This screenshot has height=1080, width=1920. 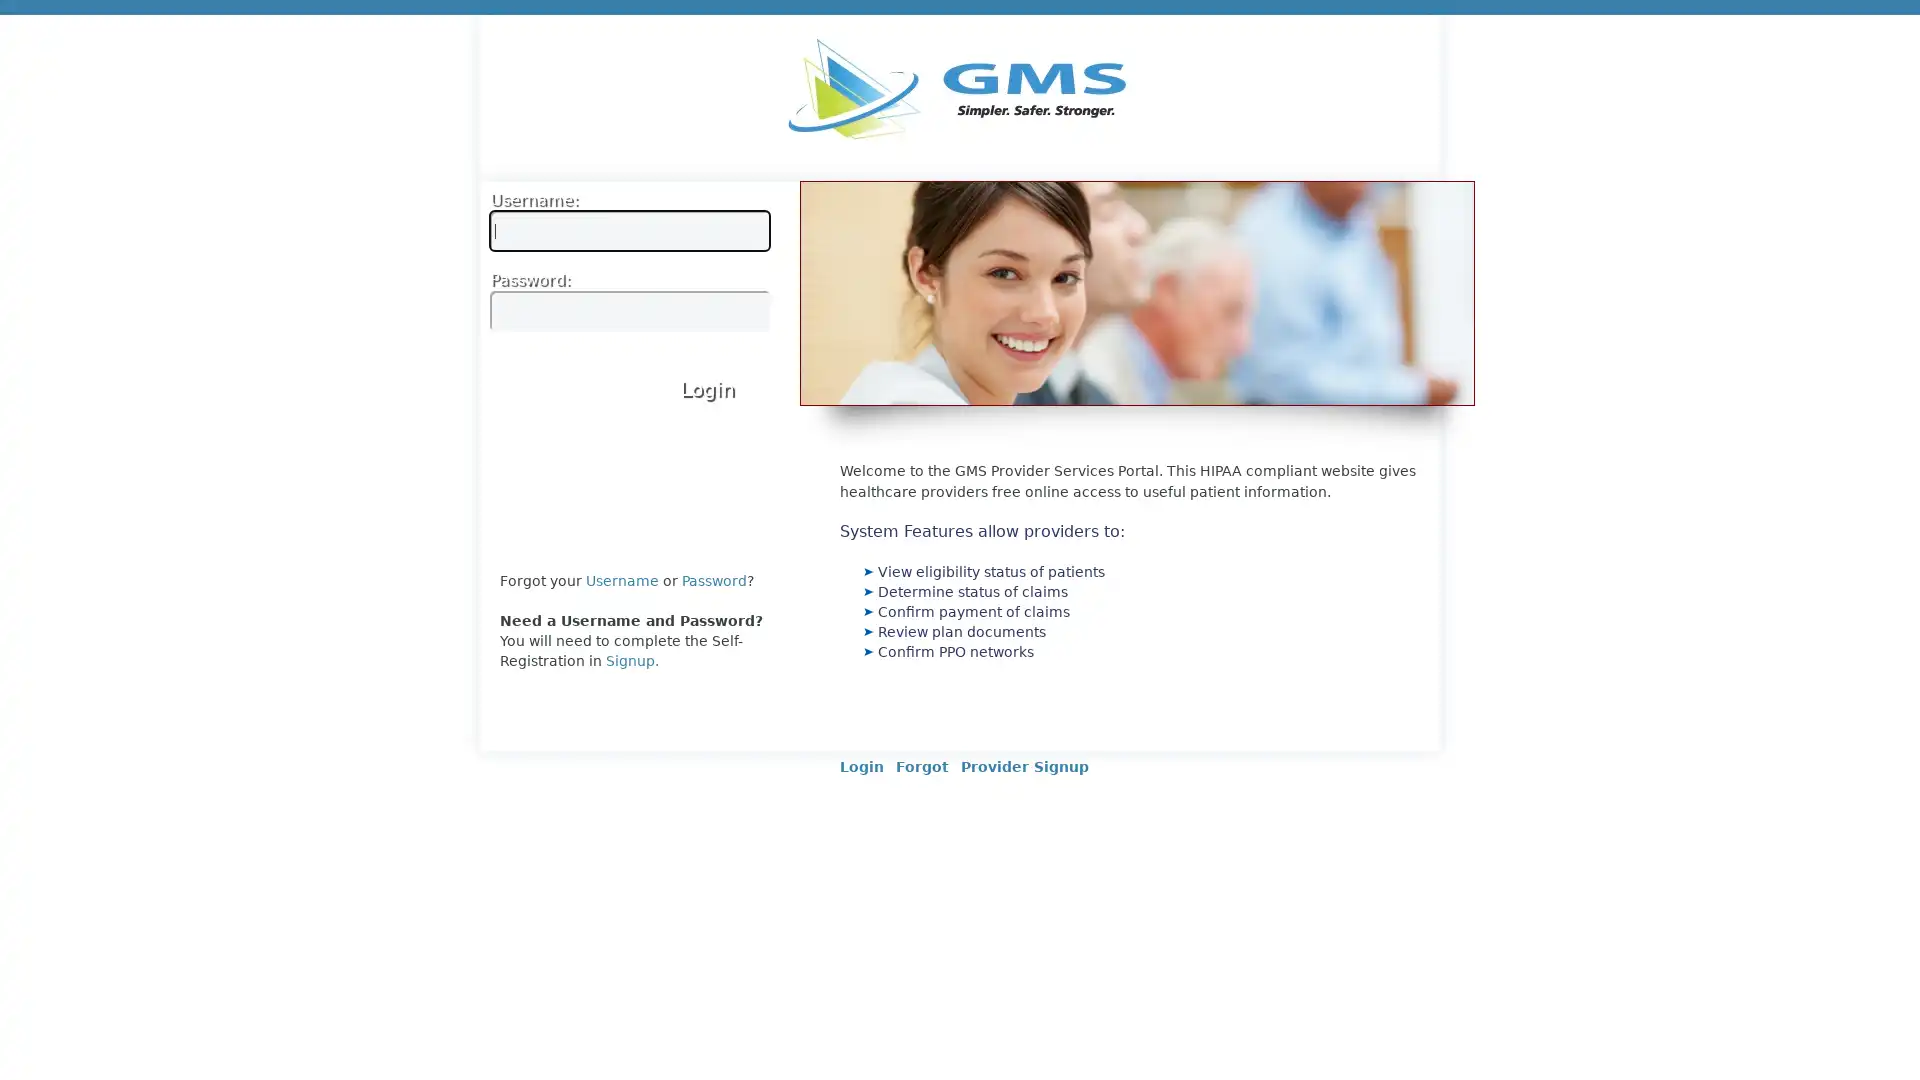 What do you see at coordinates (707, 388) in the screenshot?
I see `Login` at bounding box center [707, 388].